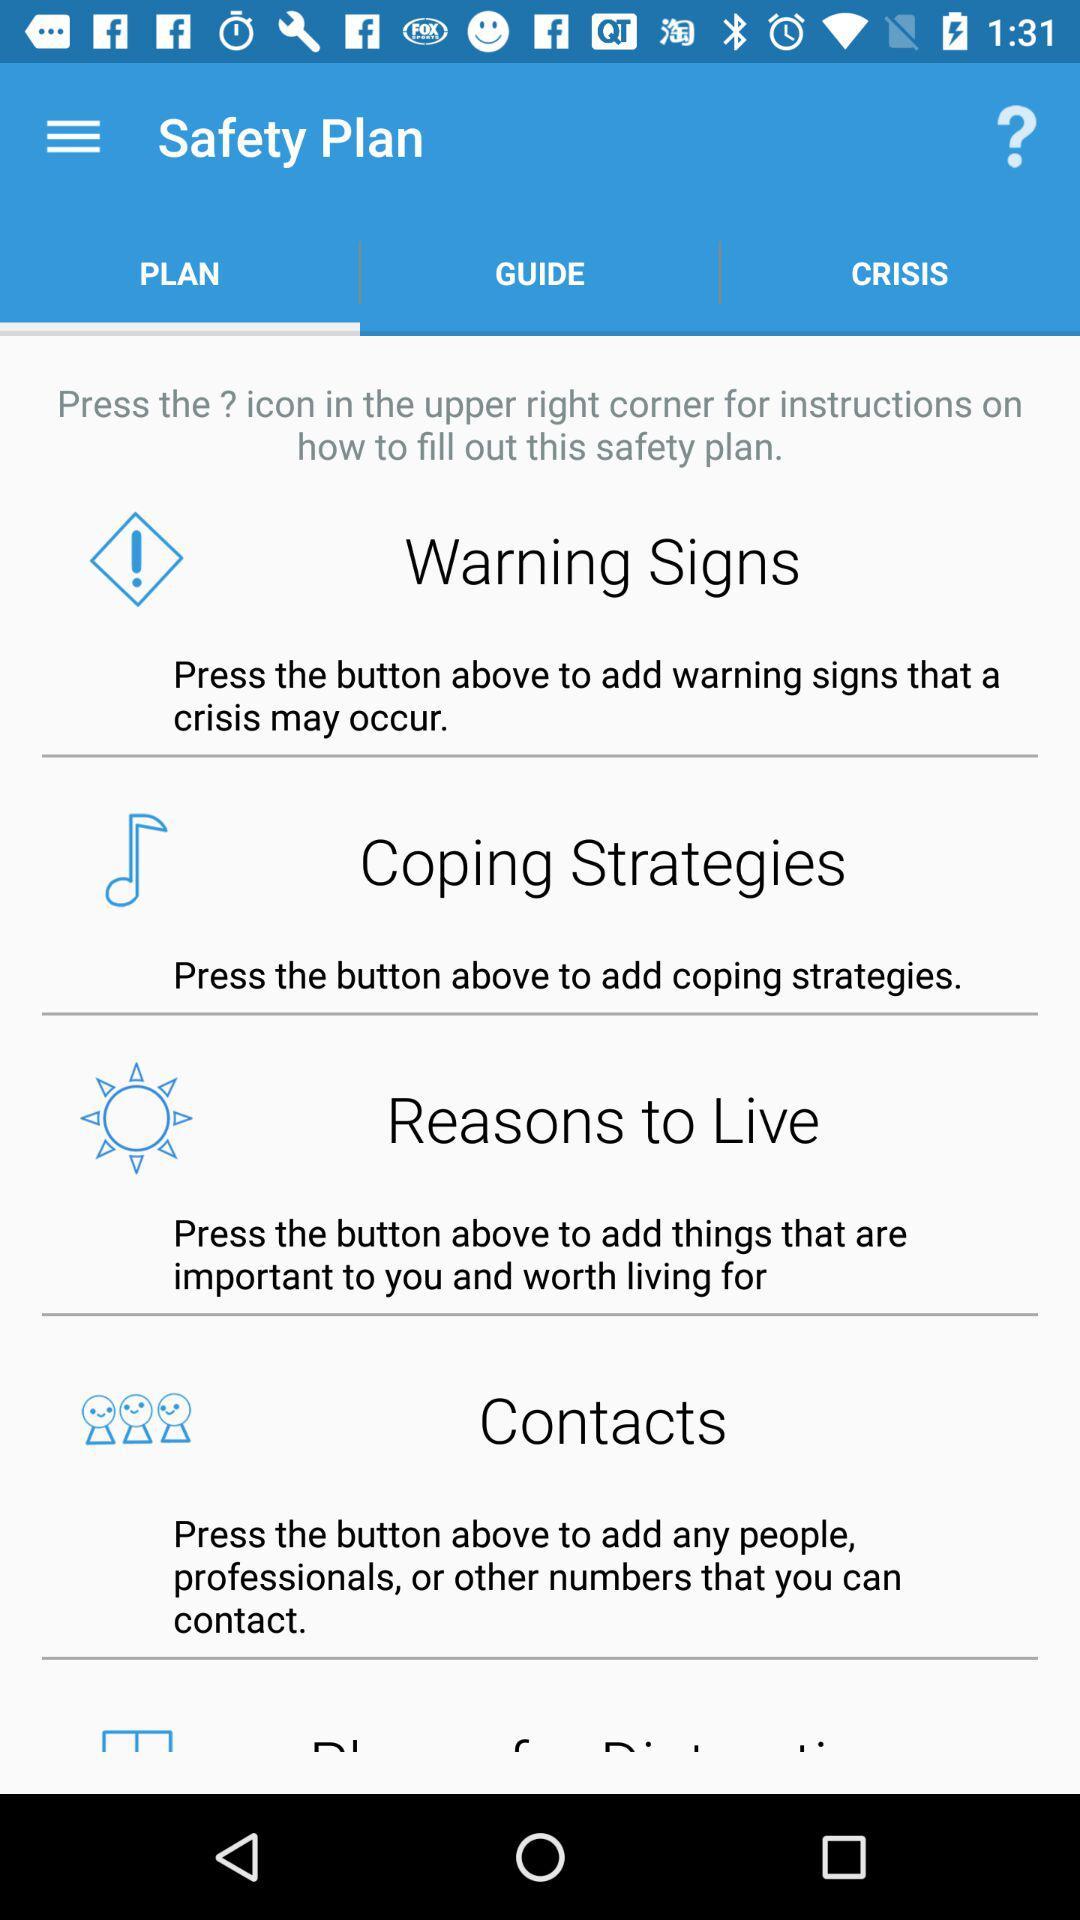 The height and width of the screenshot is (1920, 1080). Describe the element at coordinates (540, 272) in the screenshot. I see `the guide app` at that location.